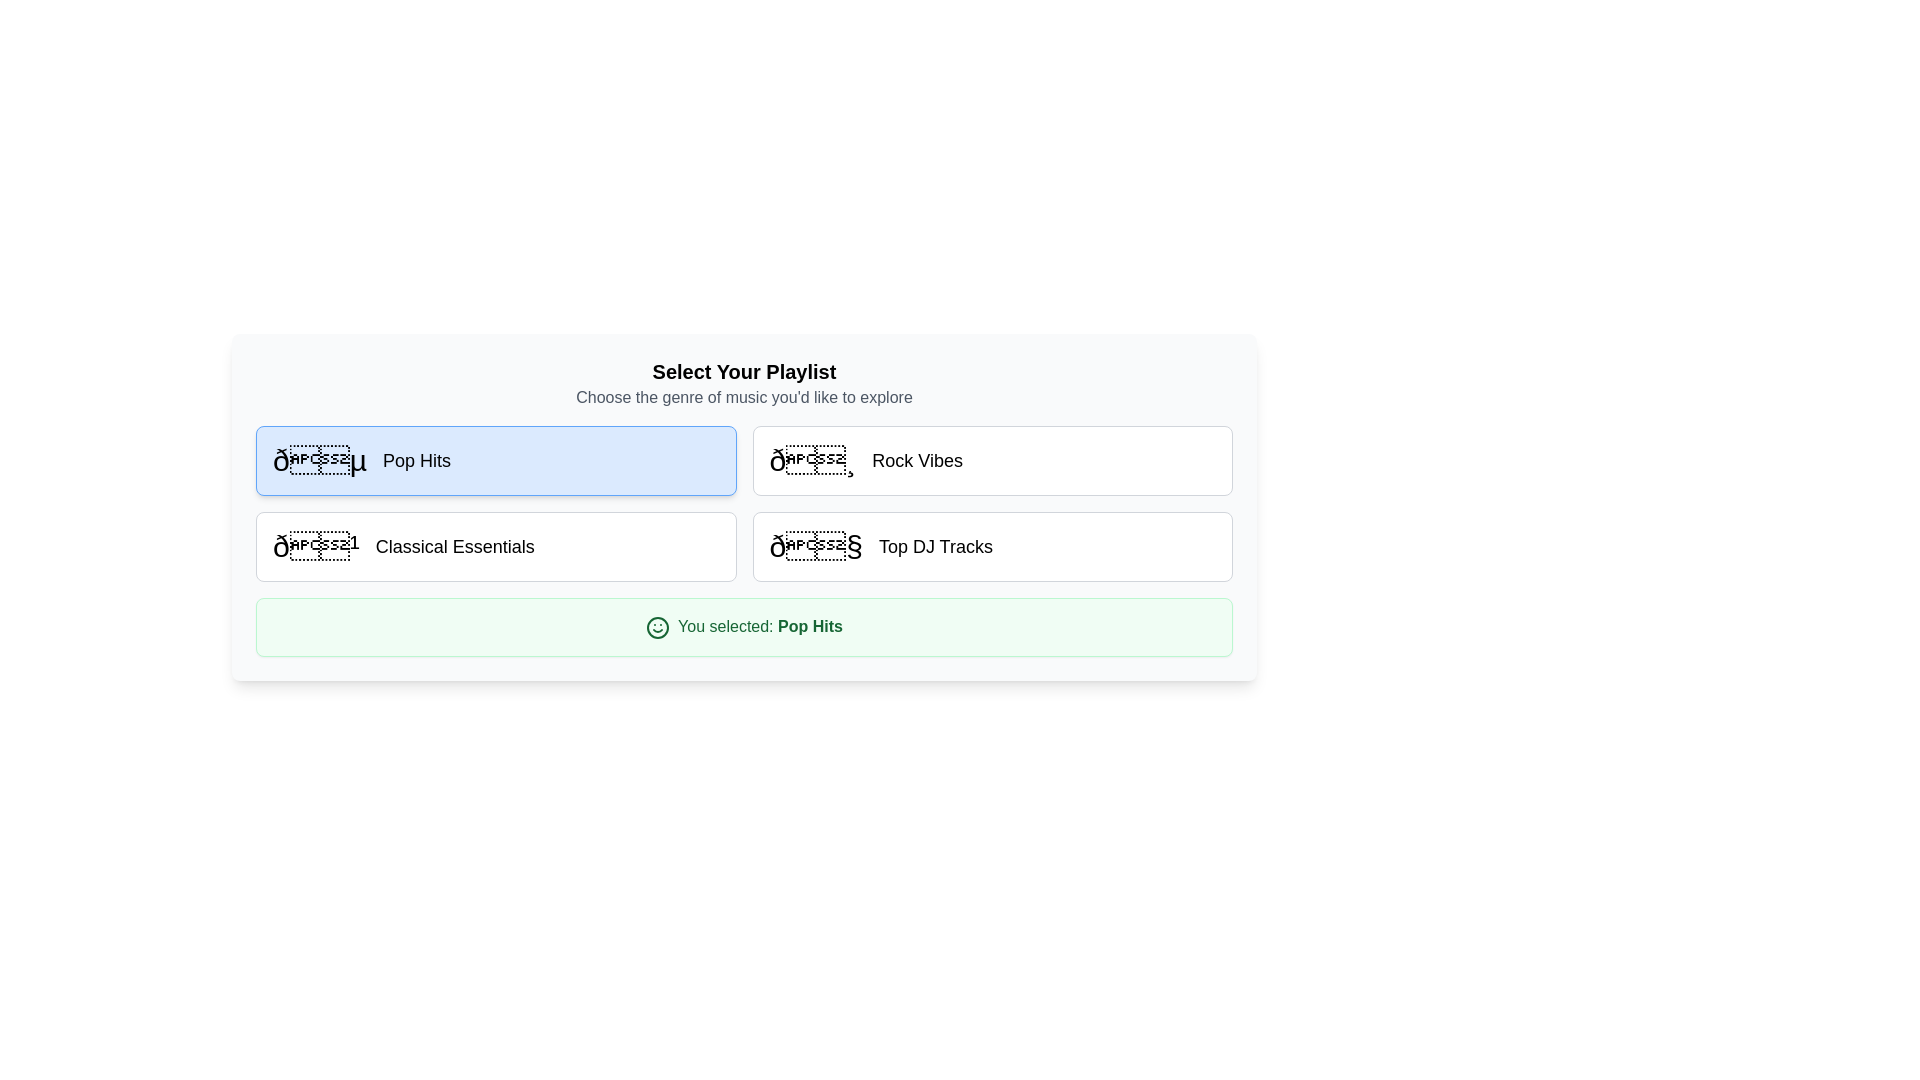 The width and height of the screenshot is (1920, 1080). Describe the element at coordinates (743, 371) in the screenshot. I see `the heading element that serves as a title for the playlist selection interface, positioned above the subtitle 'Choose the genre of music you'd like to explore.'` at that location.